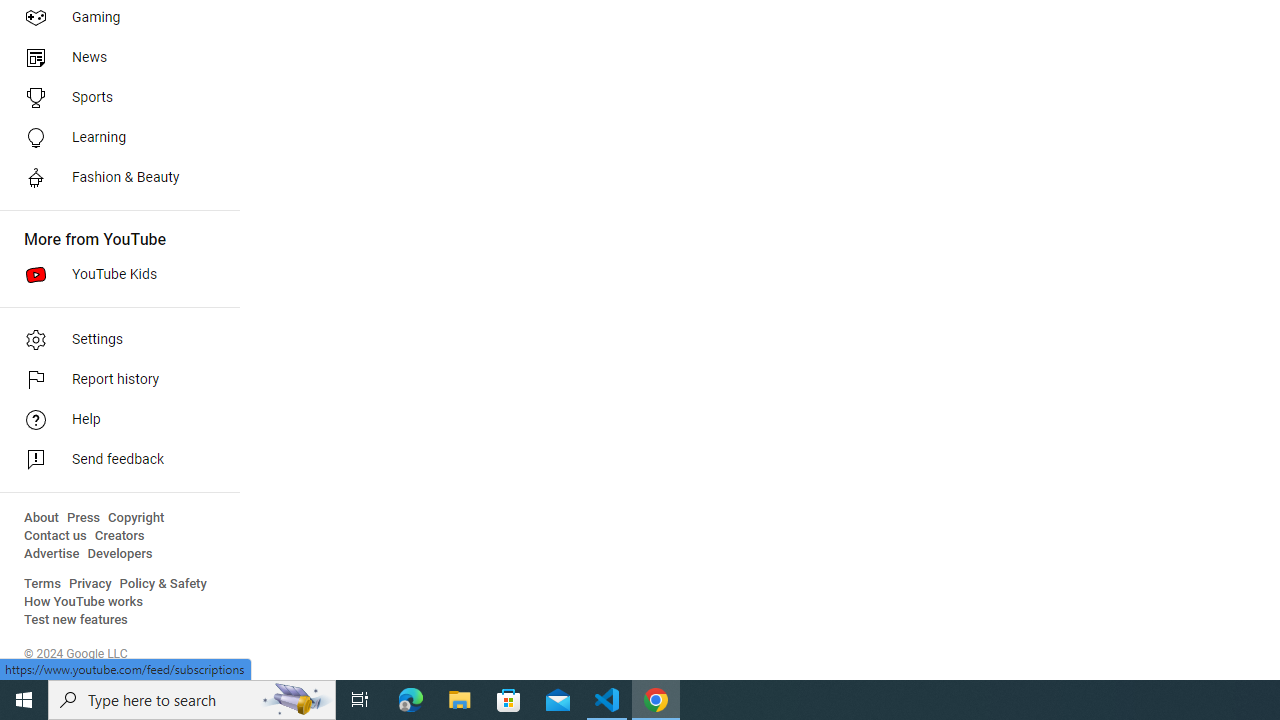 The width and height of the screenshot is (1280, 720). I want to click on 'Sports', so click(112, 97).